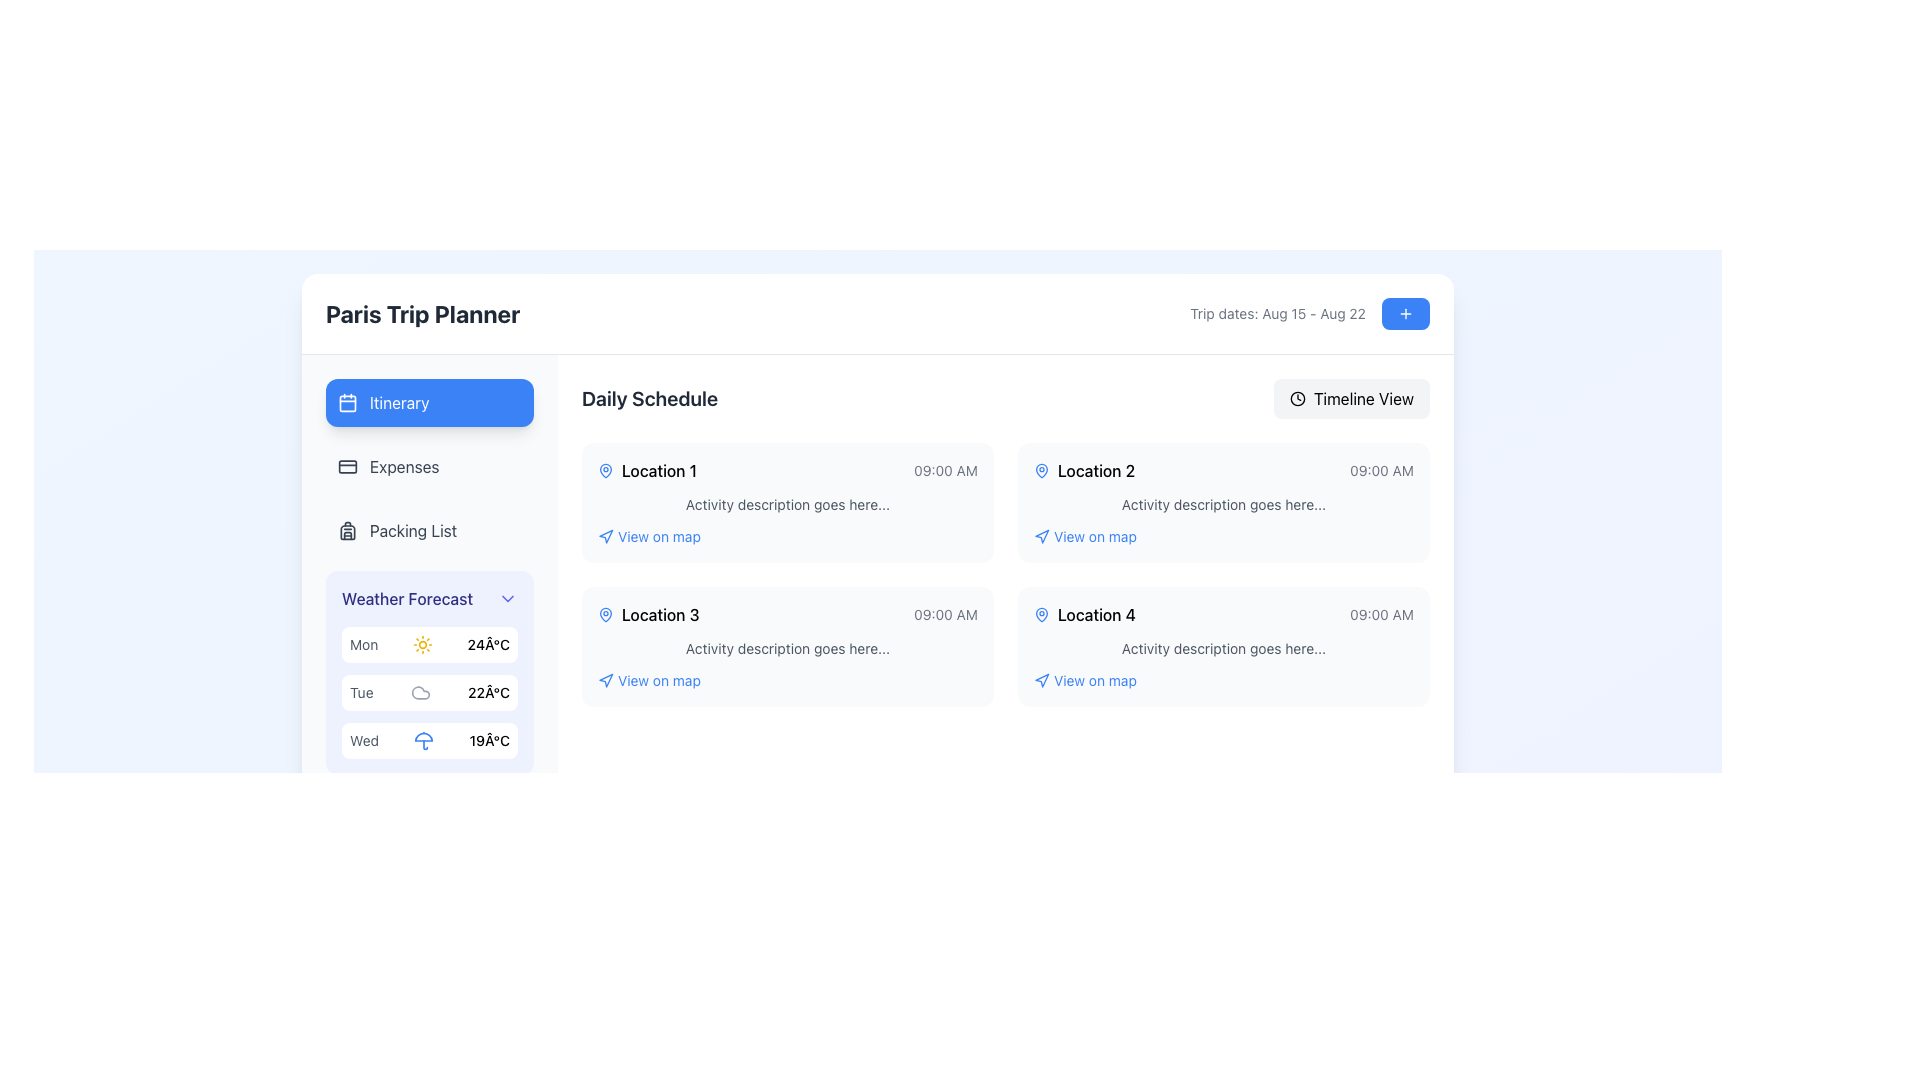 The height and width of the screenshot is (1080, 1920). Describe the element at coordinates (647, 470) in the screenshot. I see `the icon of the Label with icon (text and graphic combination) indicating the scheduled location for an event in the Daily Schedule section` at that location.